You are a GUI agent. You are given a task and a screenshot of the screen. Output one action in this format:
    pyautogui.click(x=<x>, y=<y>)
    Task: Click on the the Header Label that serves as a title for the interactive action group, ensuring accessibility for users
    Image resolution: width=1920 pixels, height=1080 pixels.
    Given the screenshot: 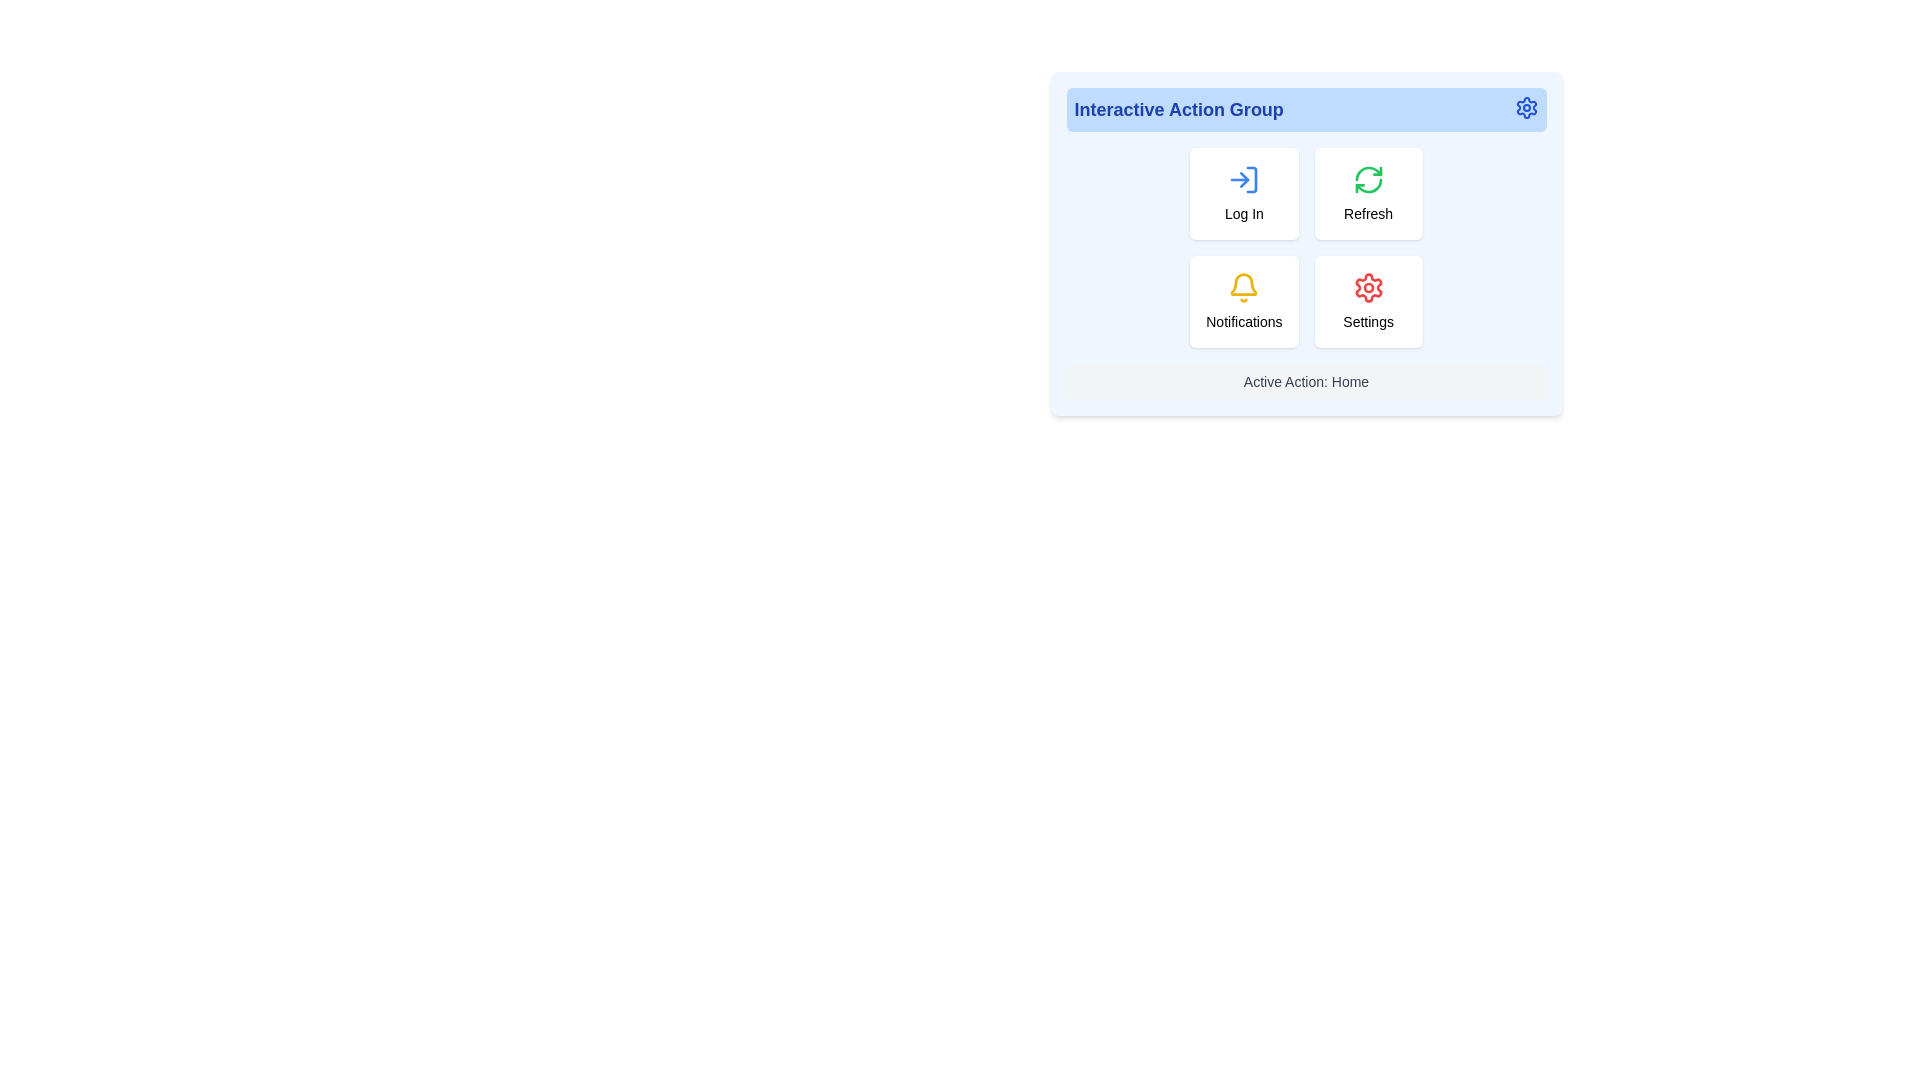 What is the action you would take?
    pyautogui.click(x=1179, y=110)
    